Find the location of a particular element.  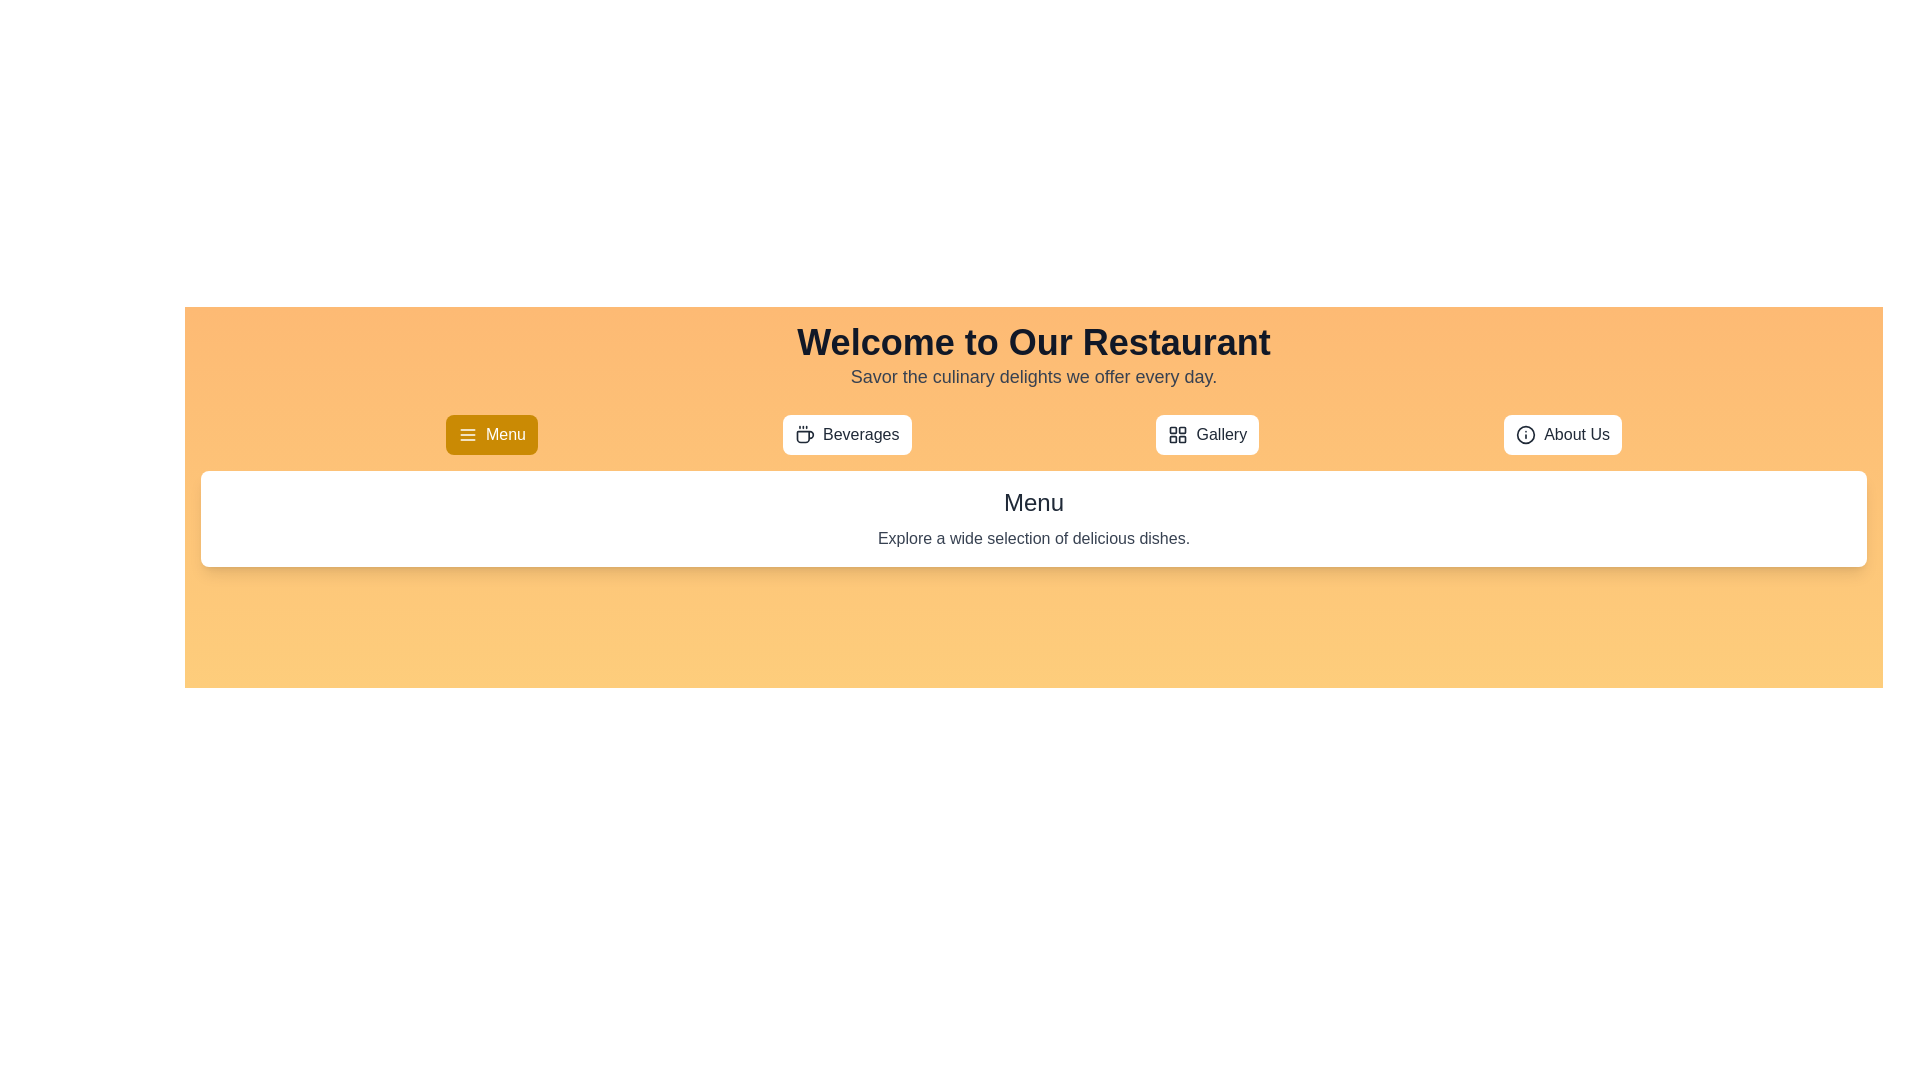

the About Us tab to view its content is located at coordinates (1562, 434).